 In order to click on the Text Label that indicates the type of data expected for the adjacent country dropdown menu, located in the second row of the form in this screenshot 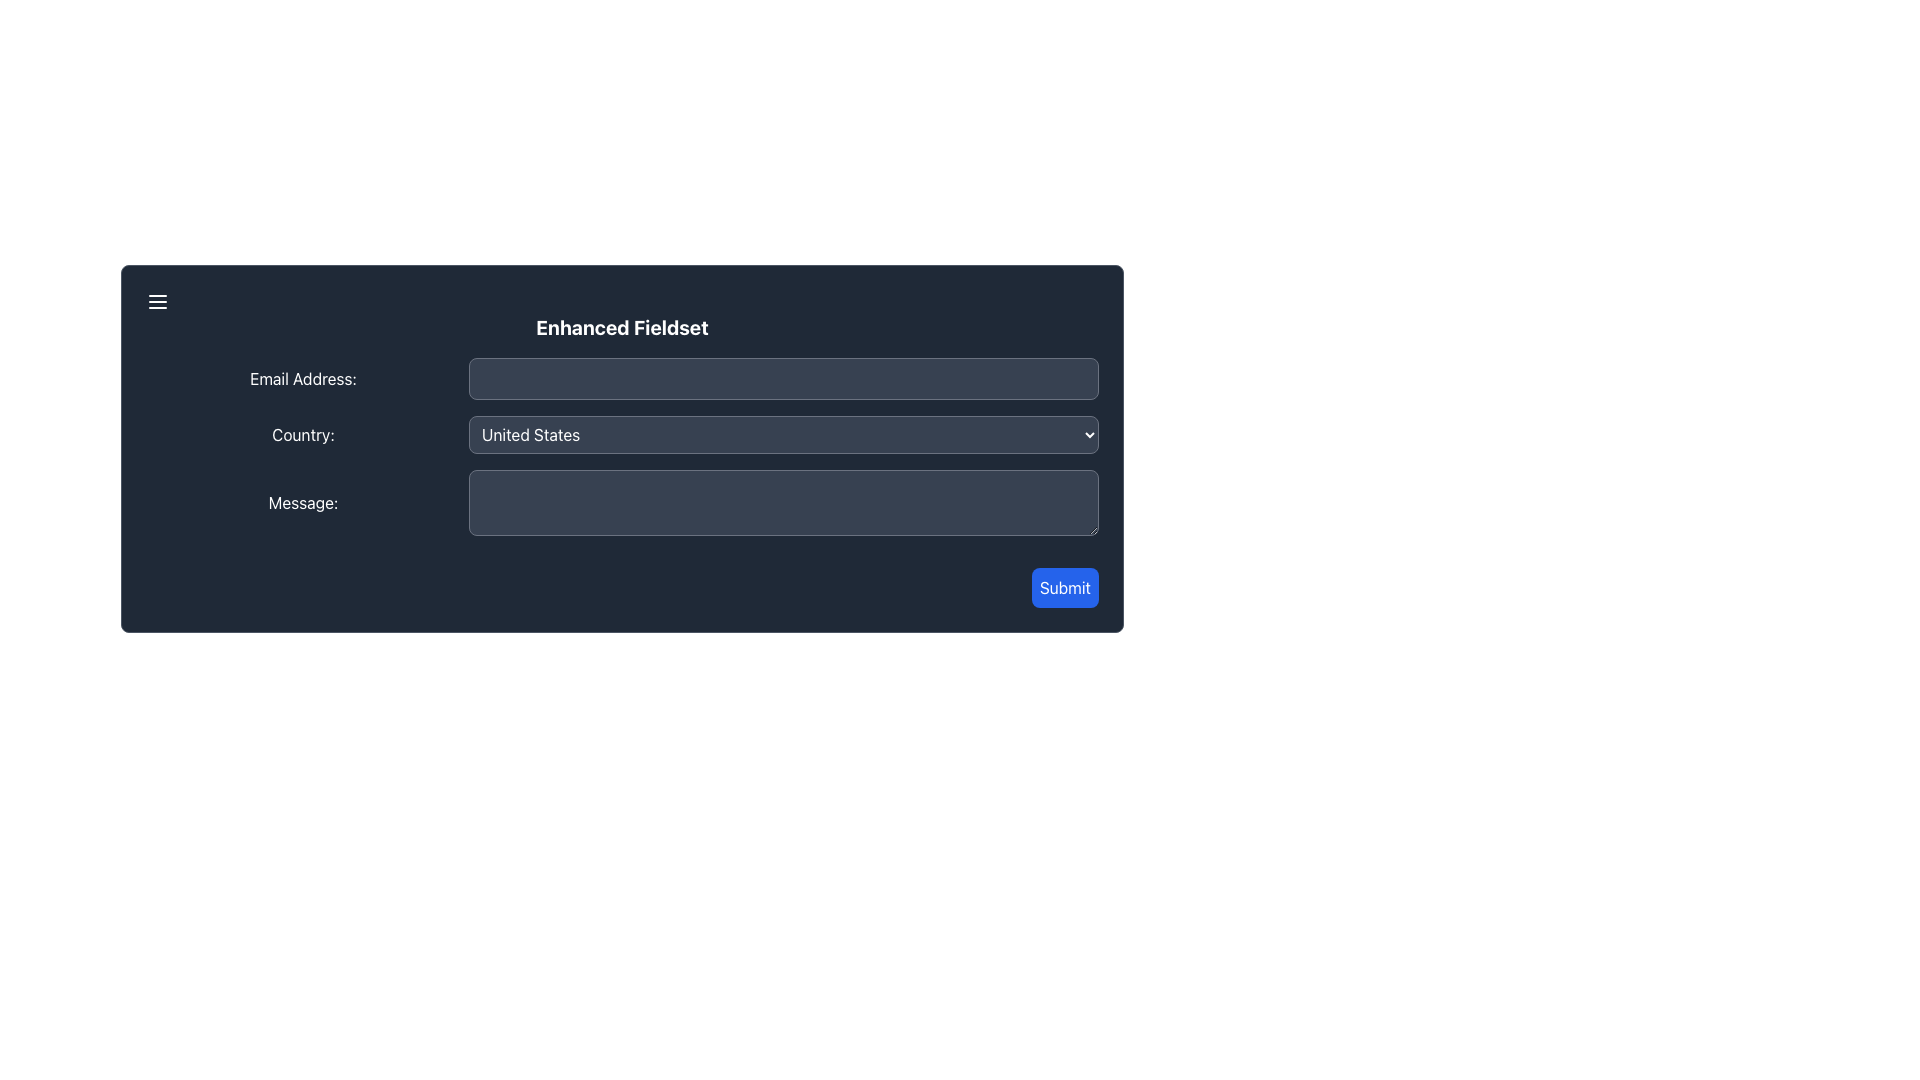, I will do `click(302, 434)`.